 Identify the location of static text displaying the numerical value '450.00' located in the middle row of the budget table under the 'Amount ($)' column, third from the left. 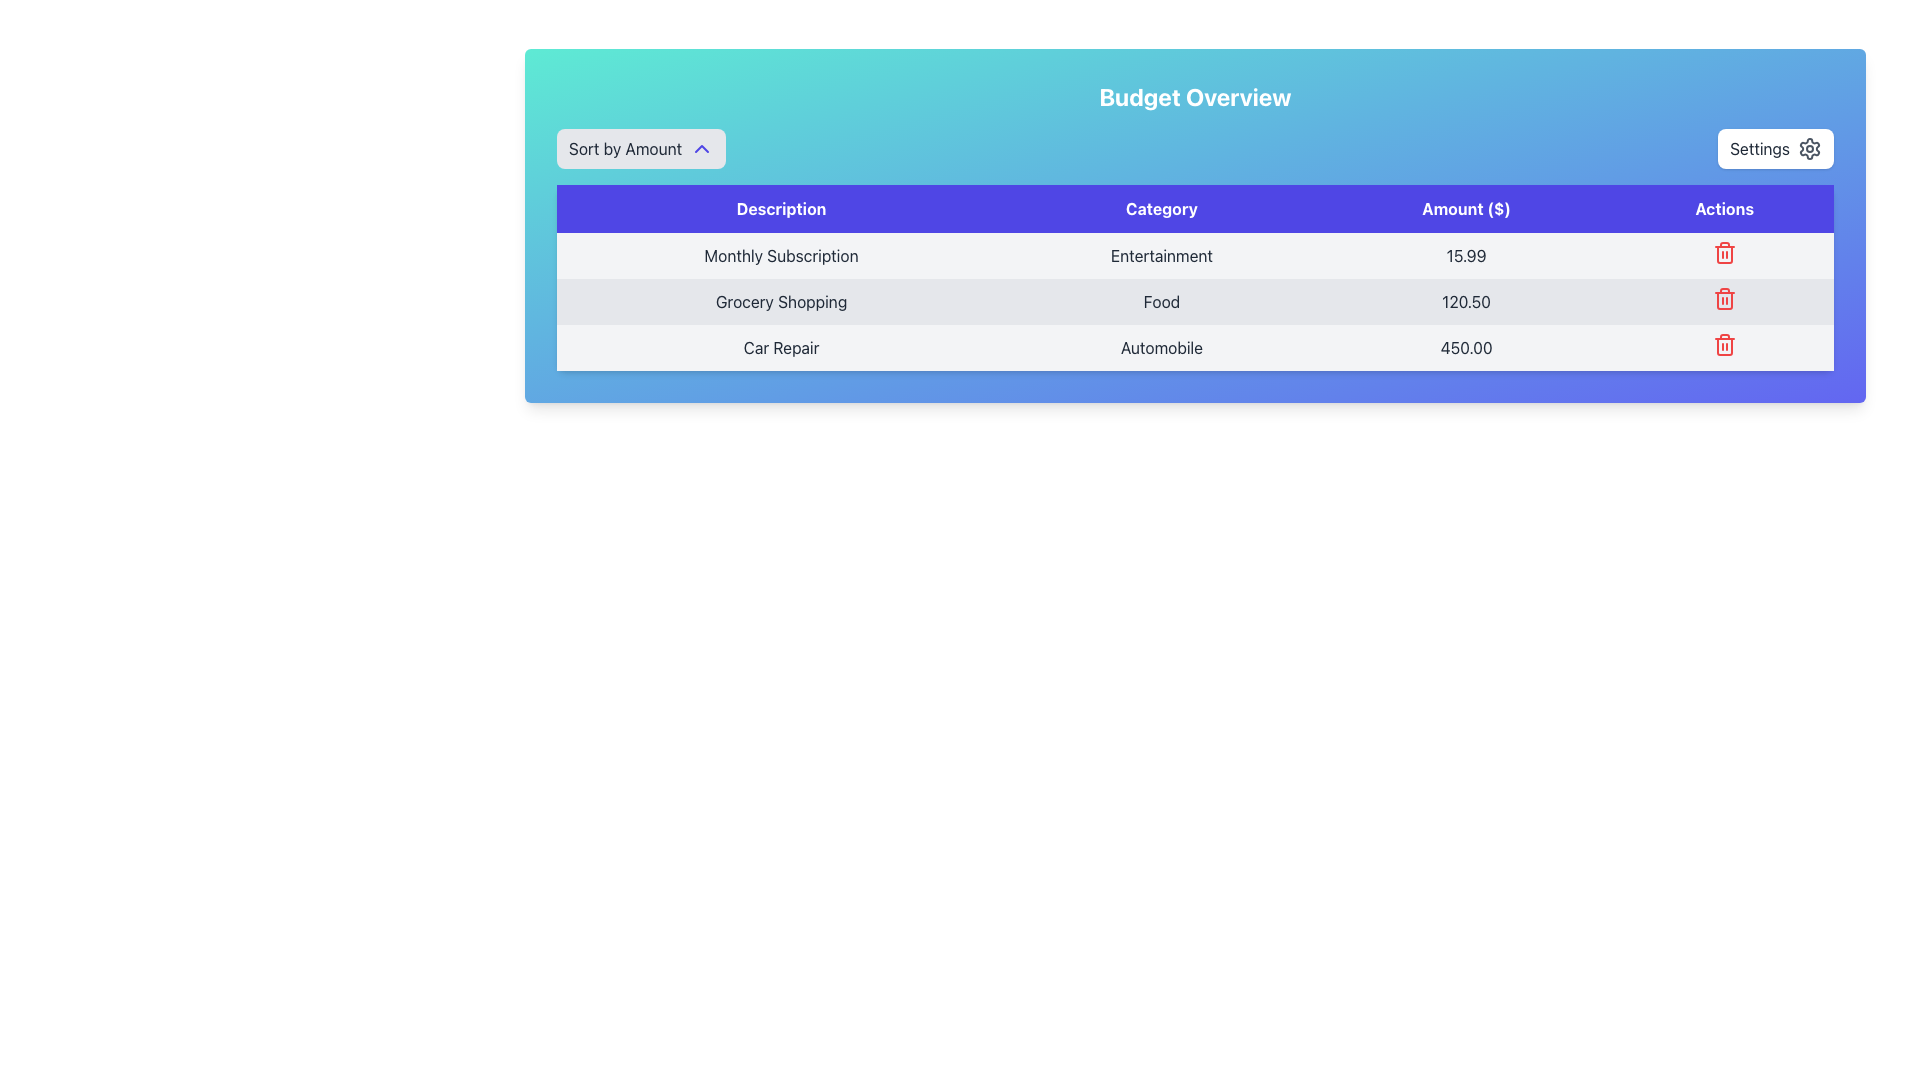
(1466, 346).